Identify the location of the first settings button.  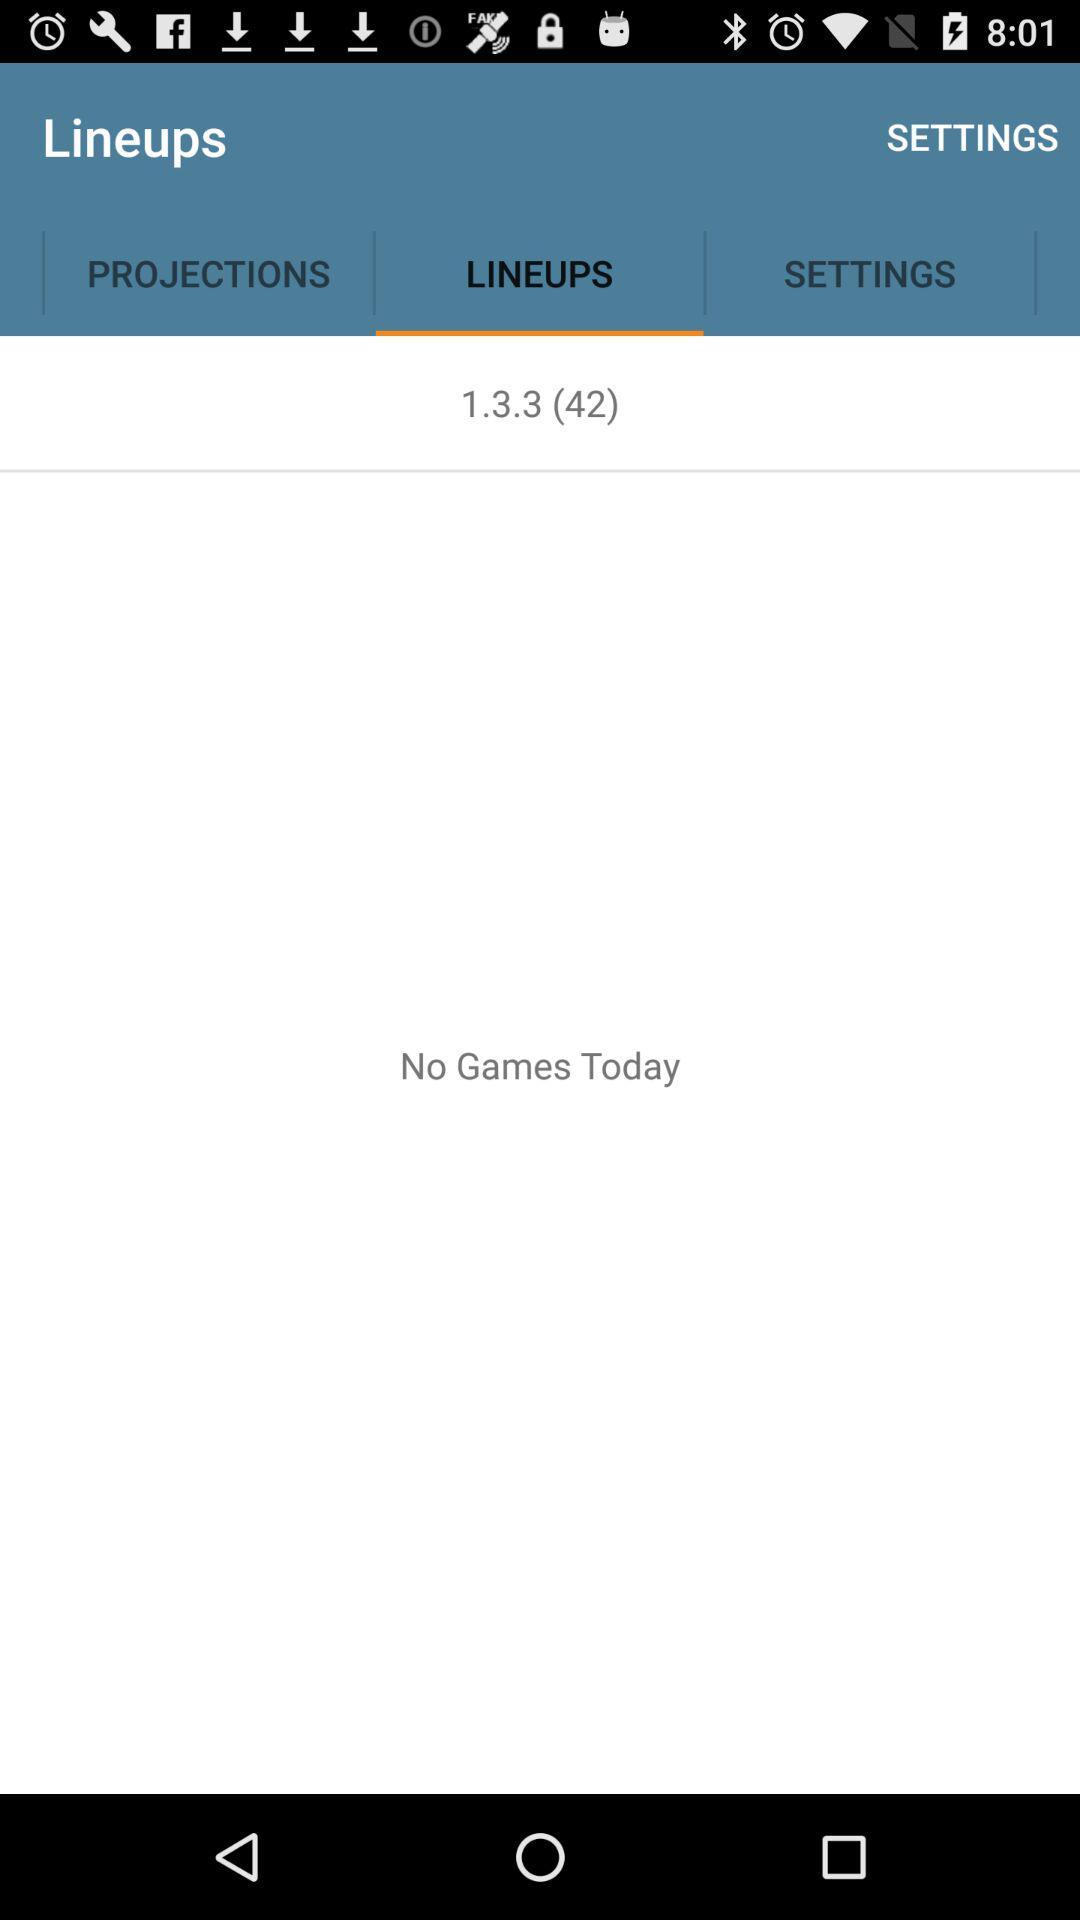
(971, 136).